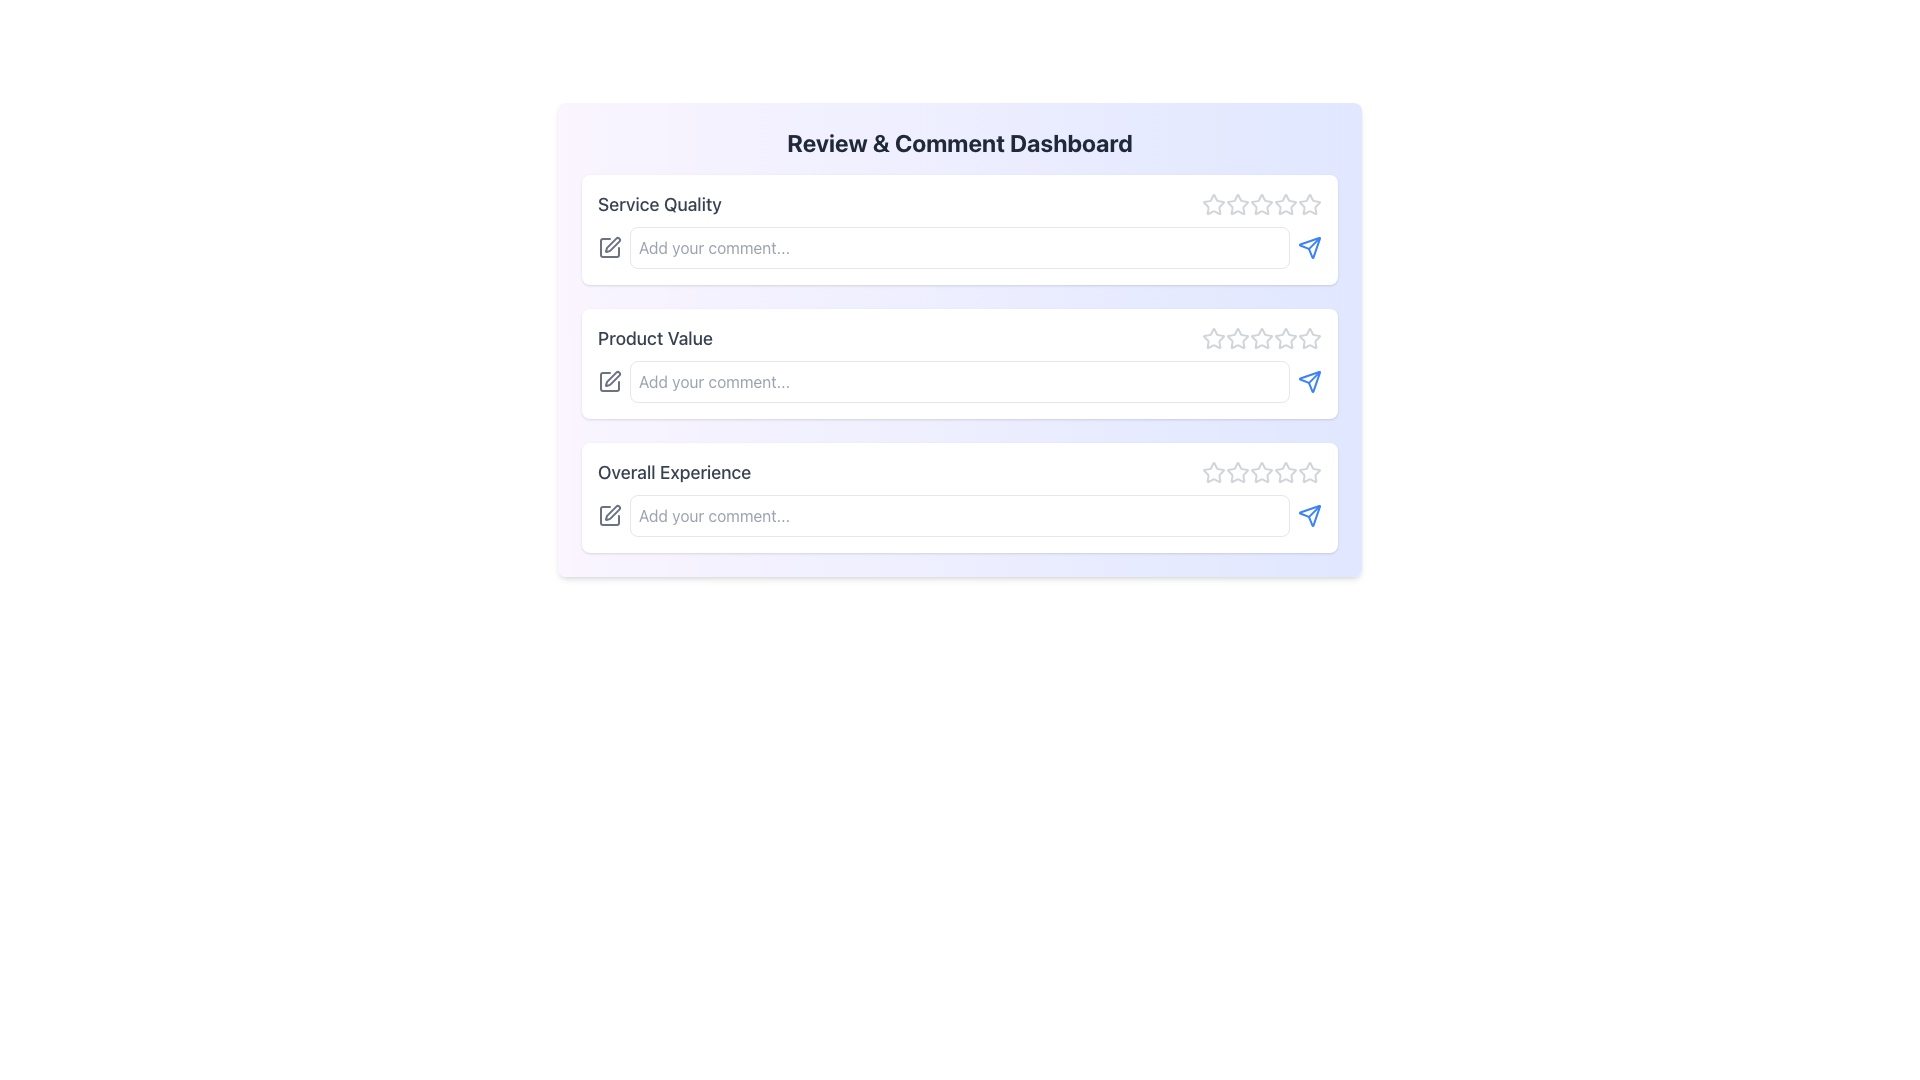  I want to click on the fifth star icon in the 'Product Value' rating section, so click(1310, 338).